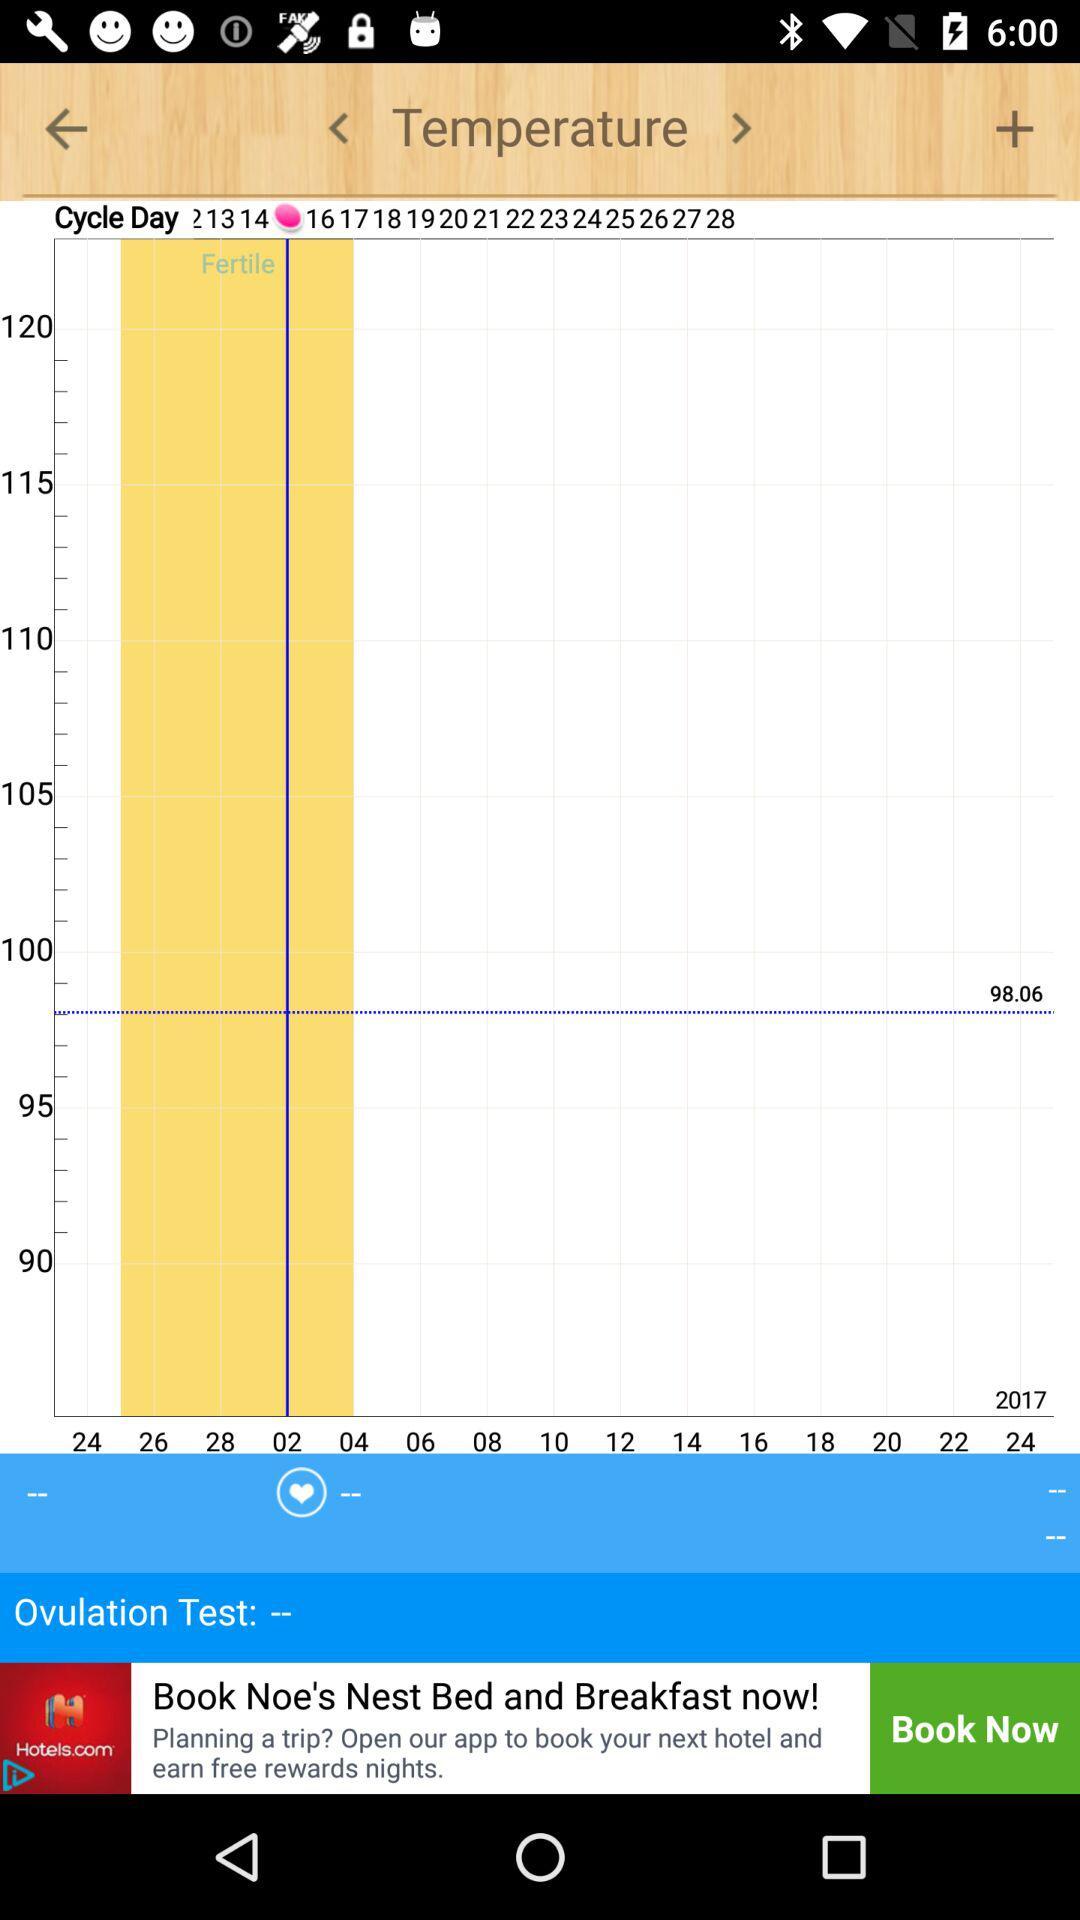  I want to click on the item to the left of the book noe s, so click(64, 1727).